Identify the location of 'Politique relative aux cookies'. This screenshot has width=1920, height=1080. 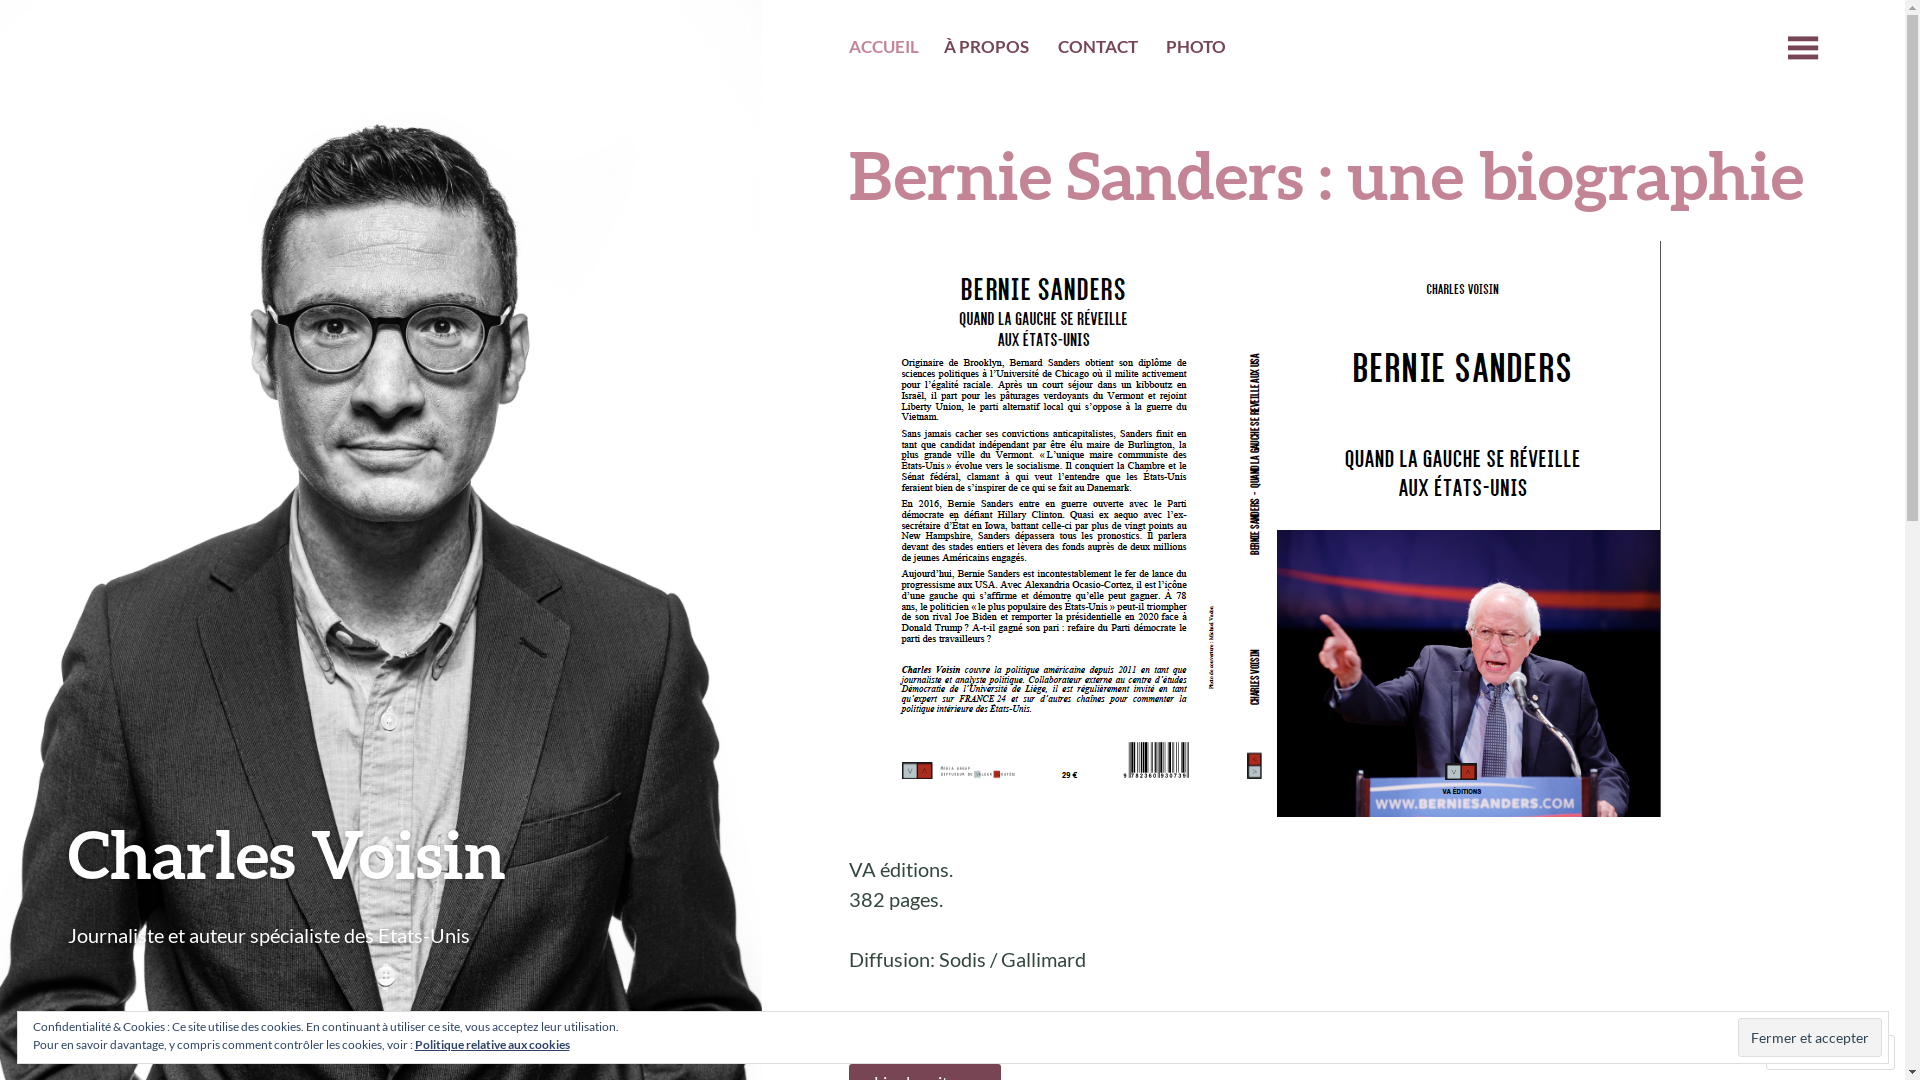
(412, 1042).